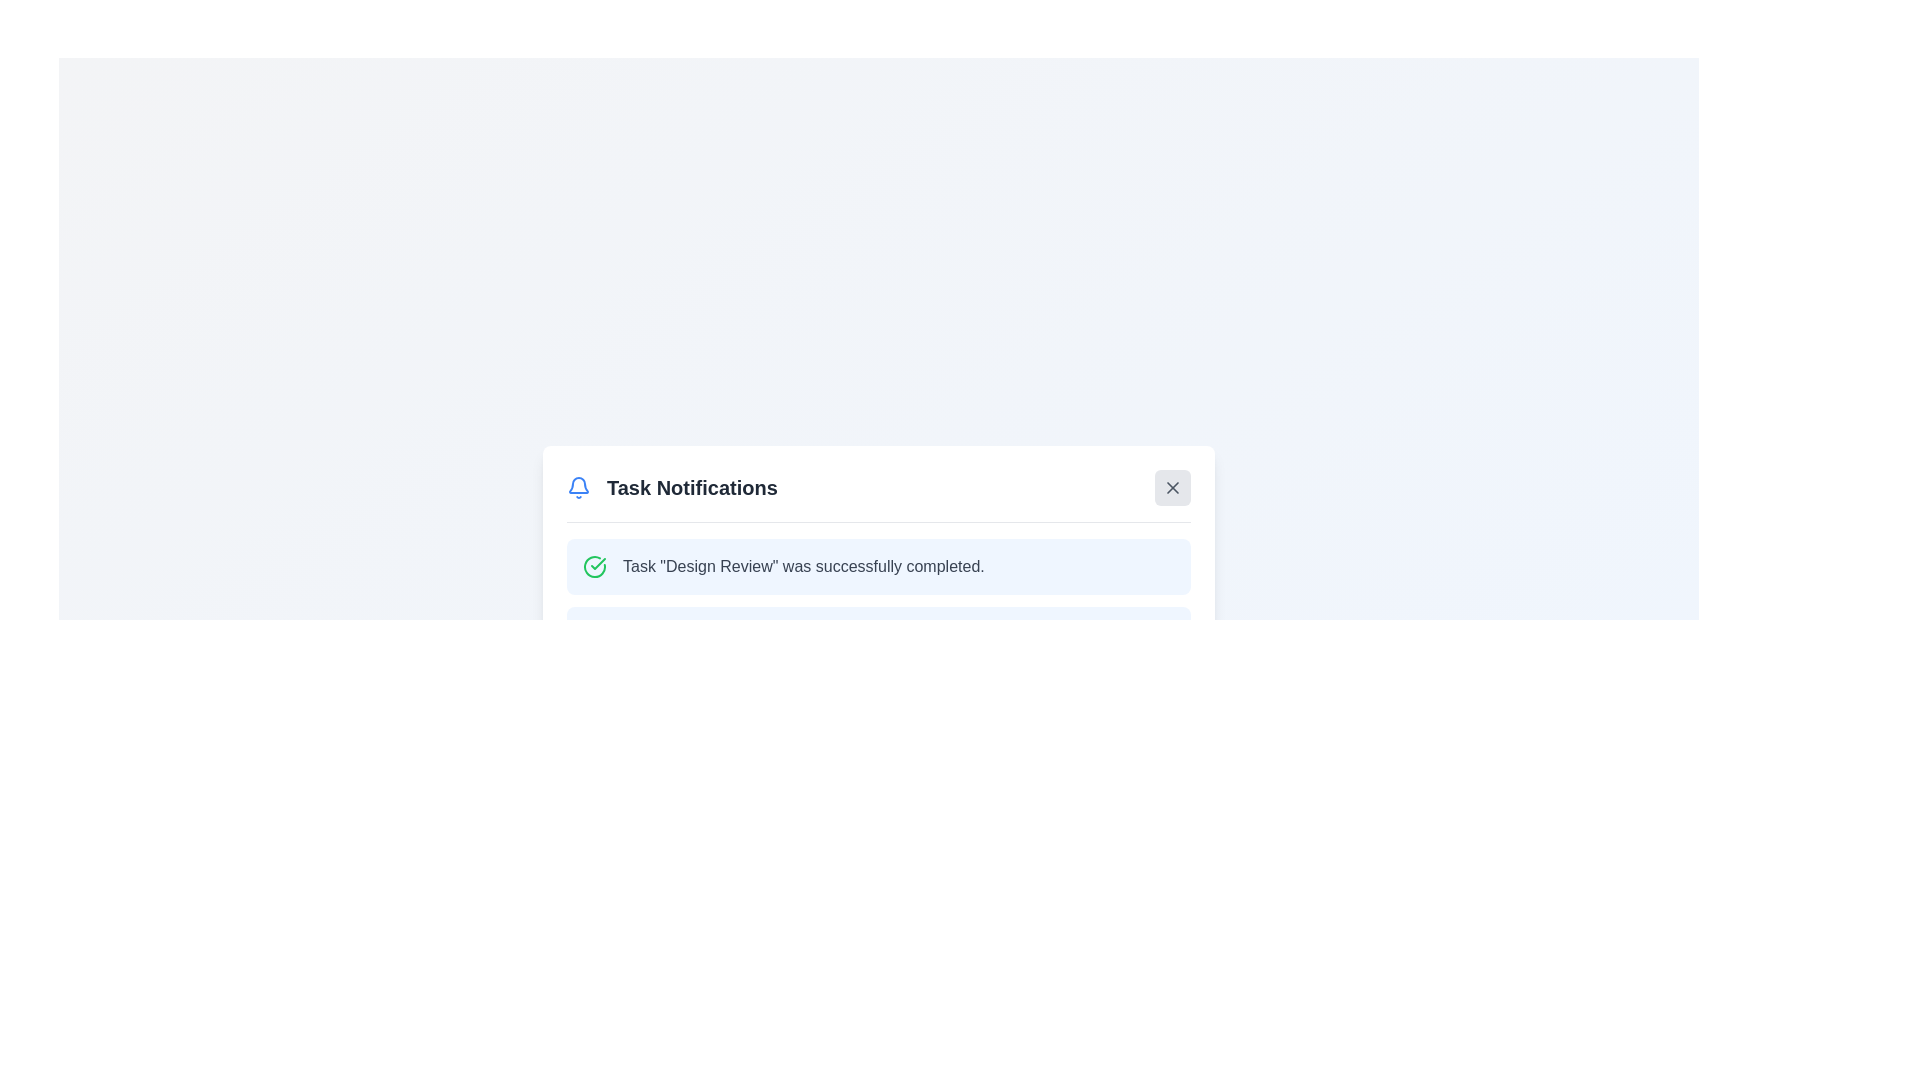 This screenshot has width=1920, height=1080. I want to click on the close icon button located at the top-right corner of the 'Task Notifications' popup, so click(1172, 487).